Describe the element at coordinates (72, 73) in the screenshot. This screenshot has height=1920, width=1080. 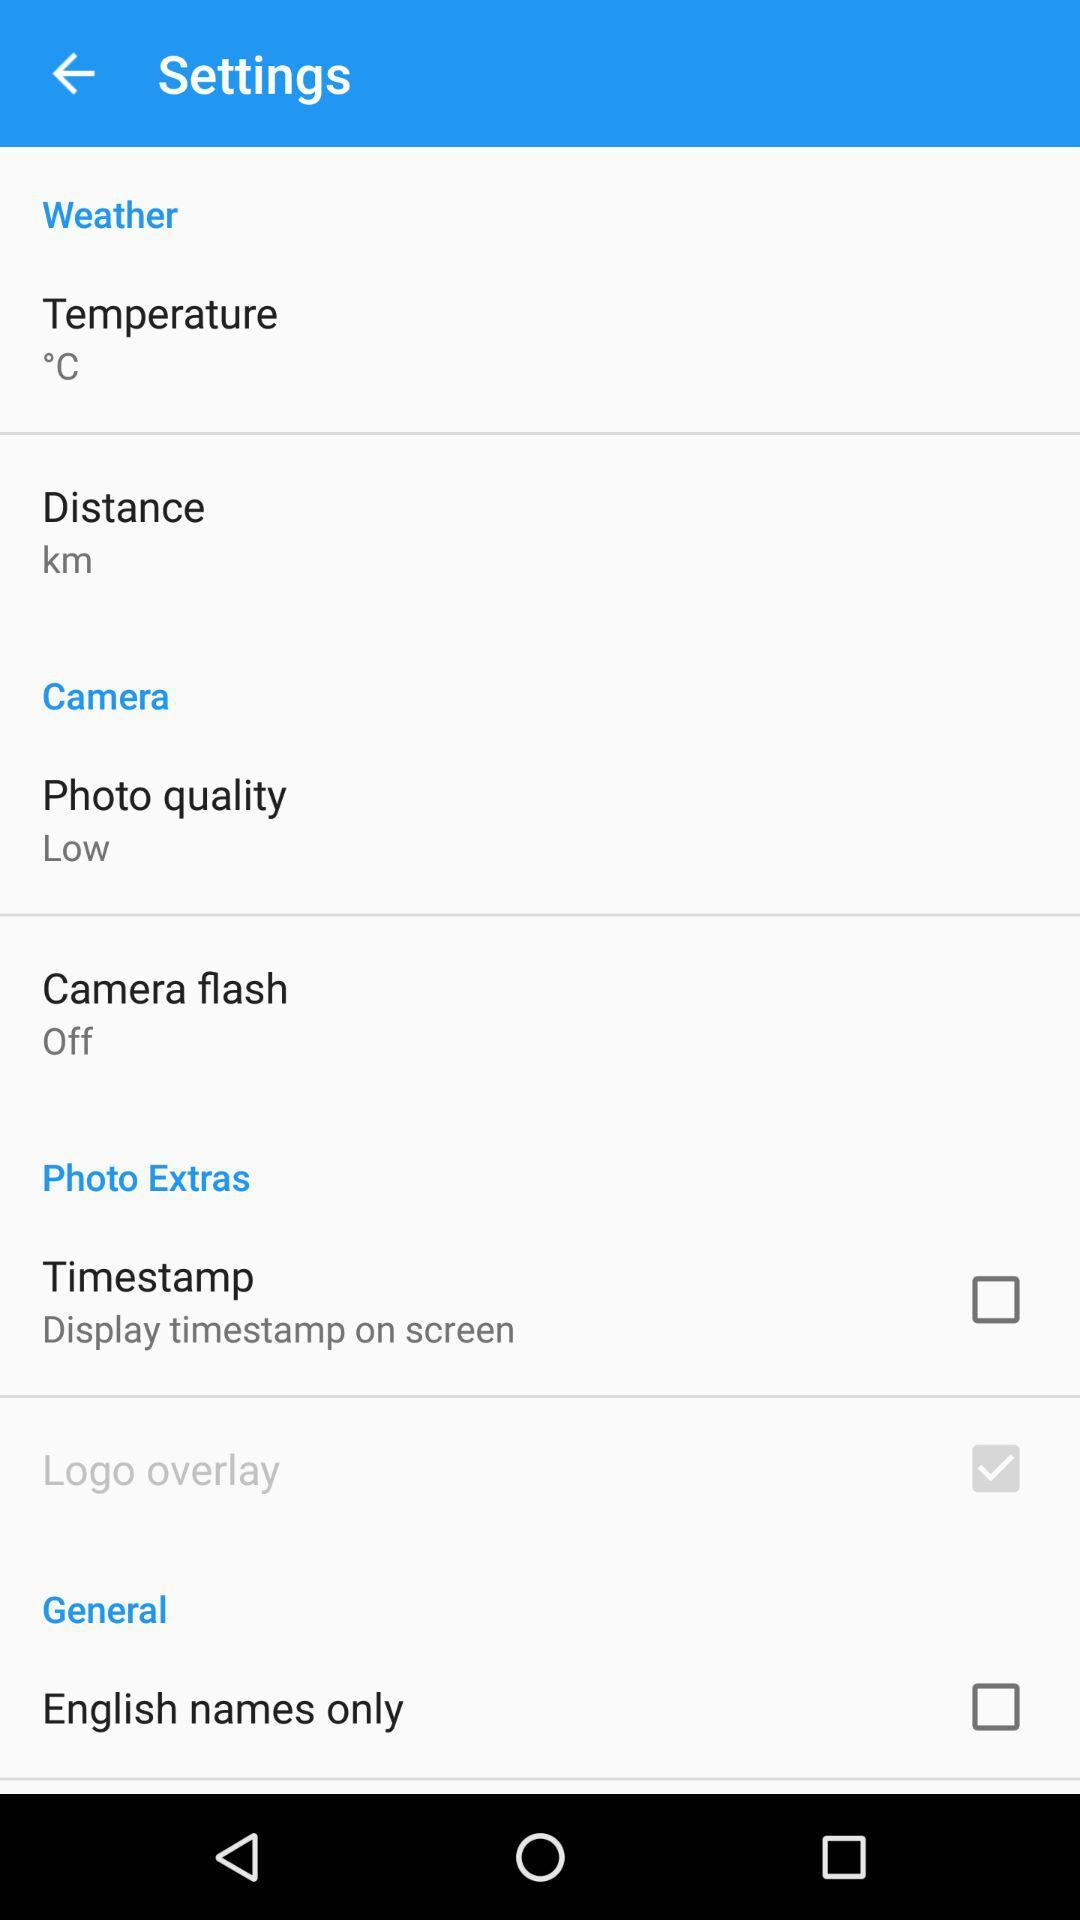
I see `app next to settings app` at that location.